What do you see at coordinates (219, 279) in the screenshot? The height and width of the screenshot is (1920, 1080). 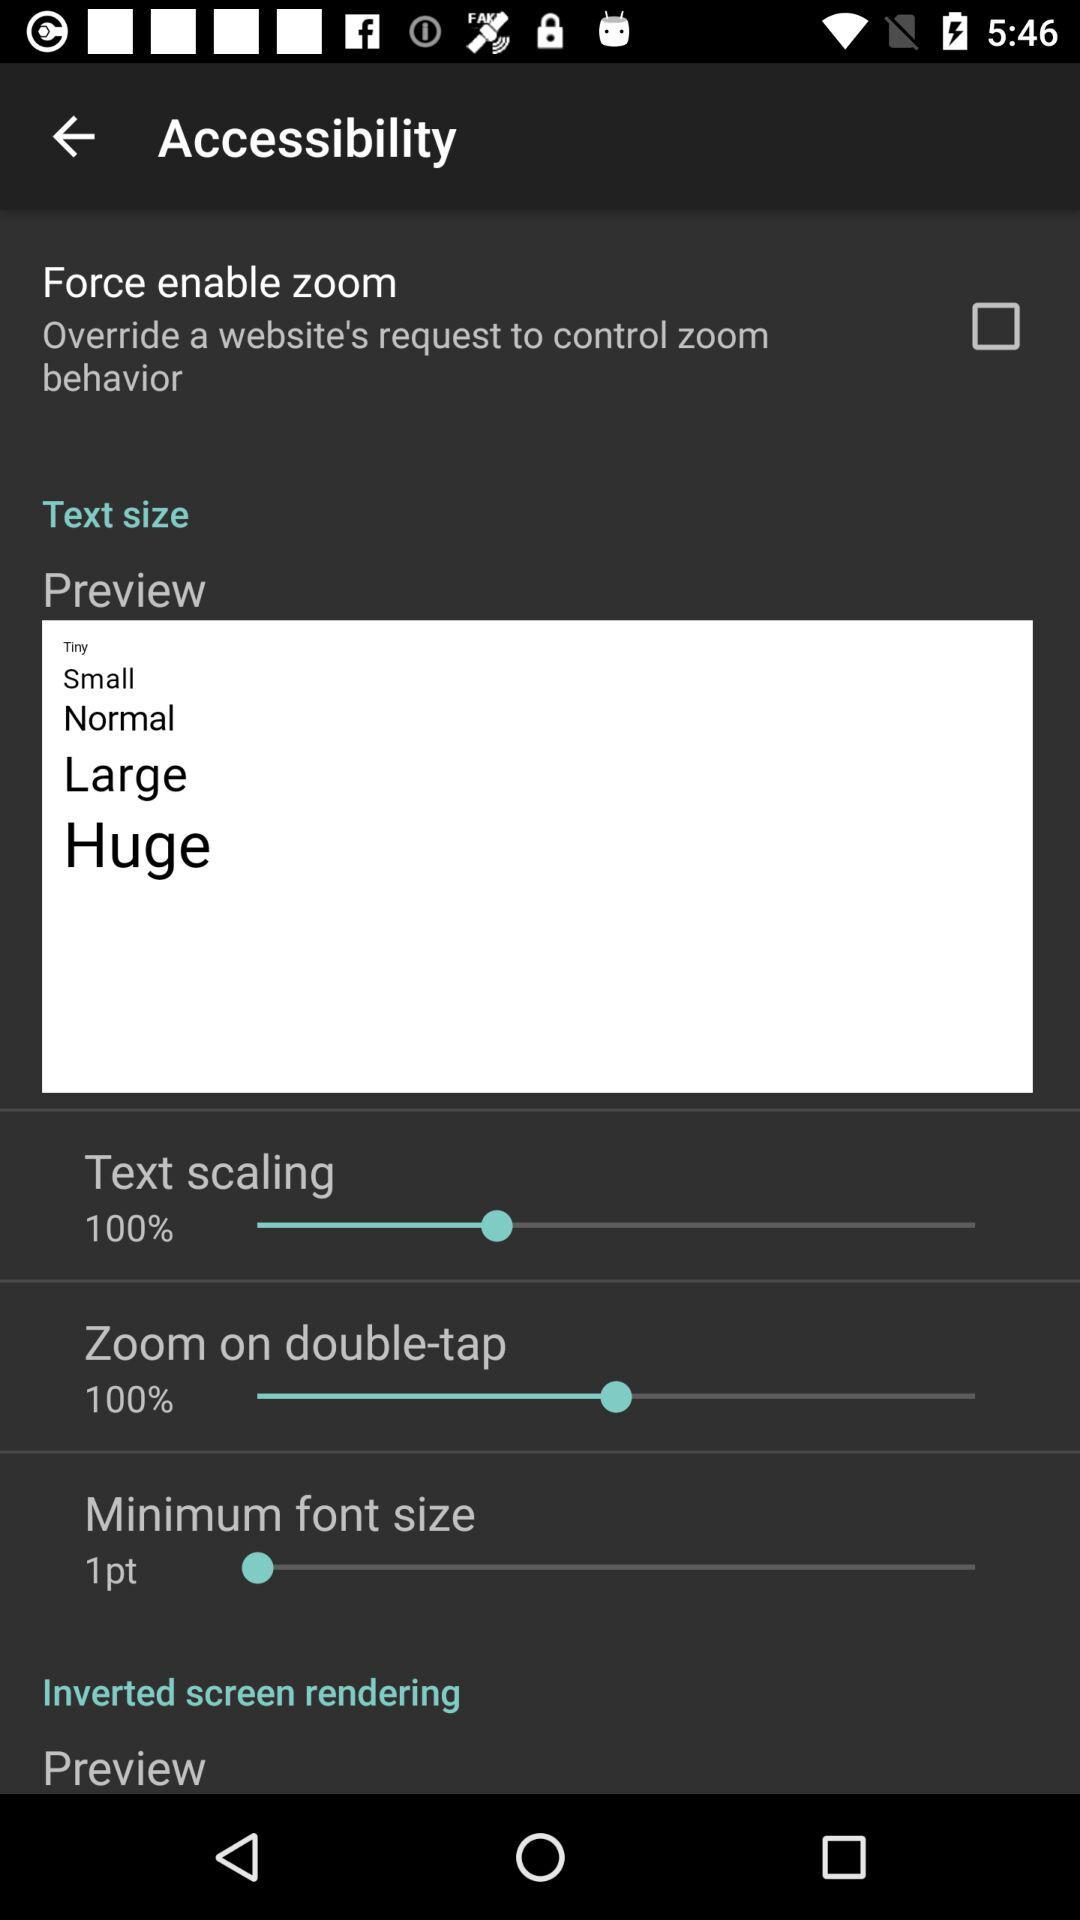 I see `force enable zoom app` at bounding box center [219, 279].